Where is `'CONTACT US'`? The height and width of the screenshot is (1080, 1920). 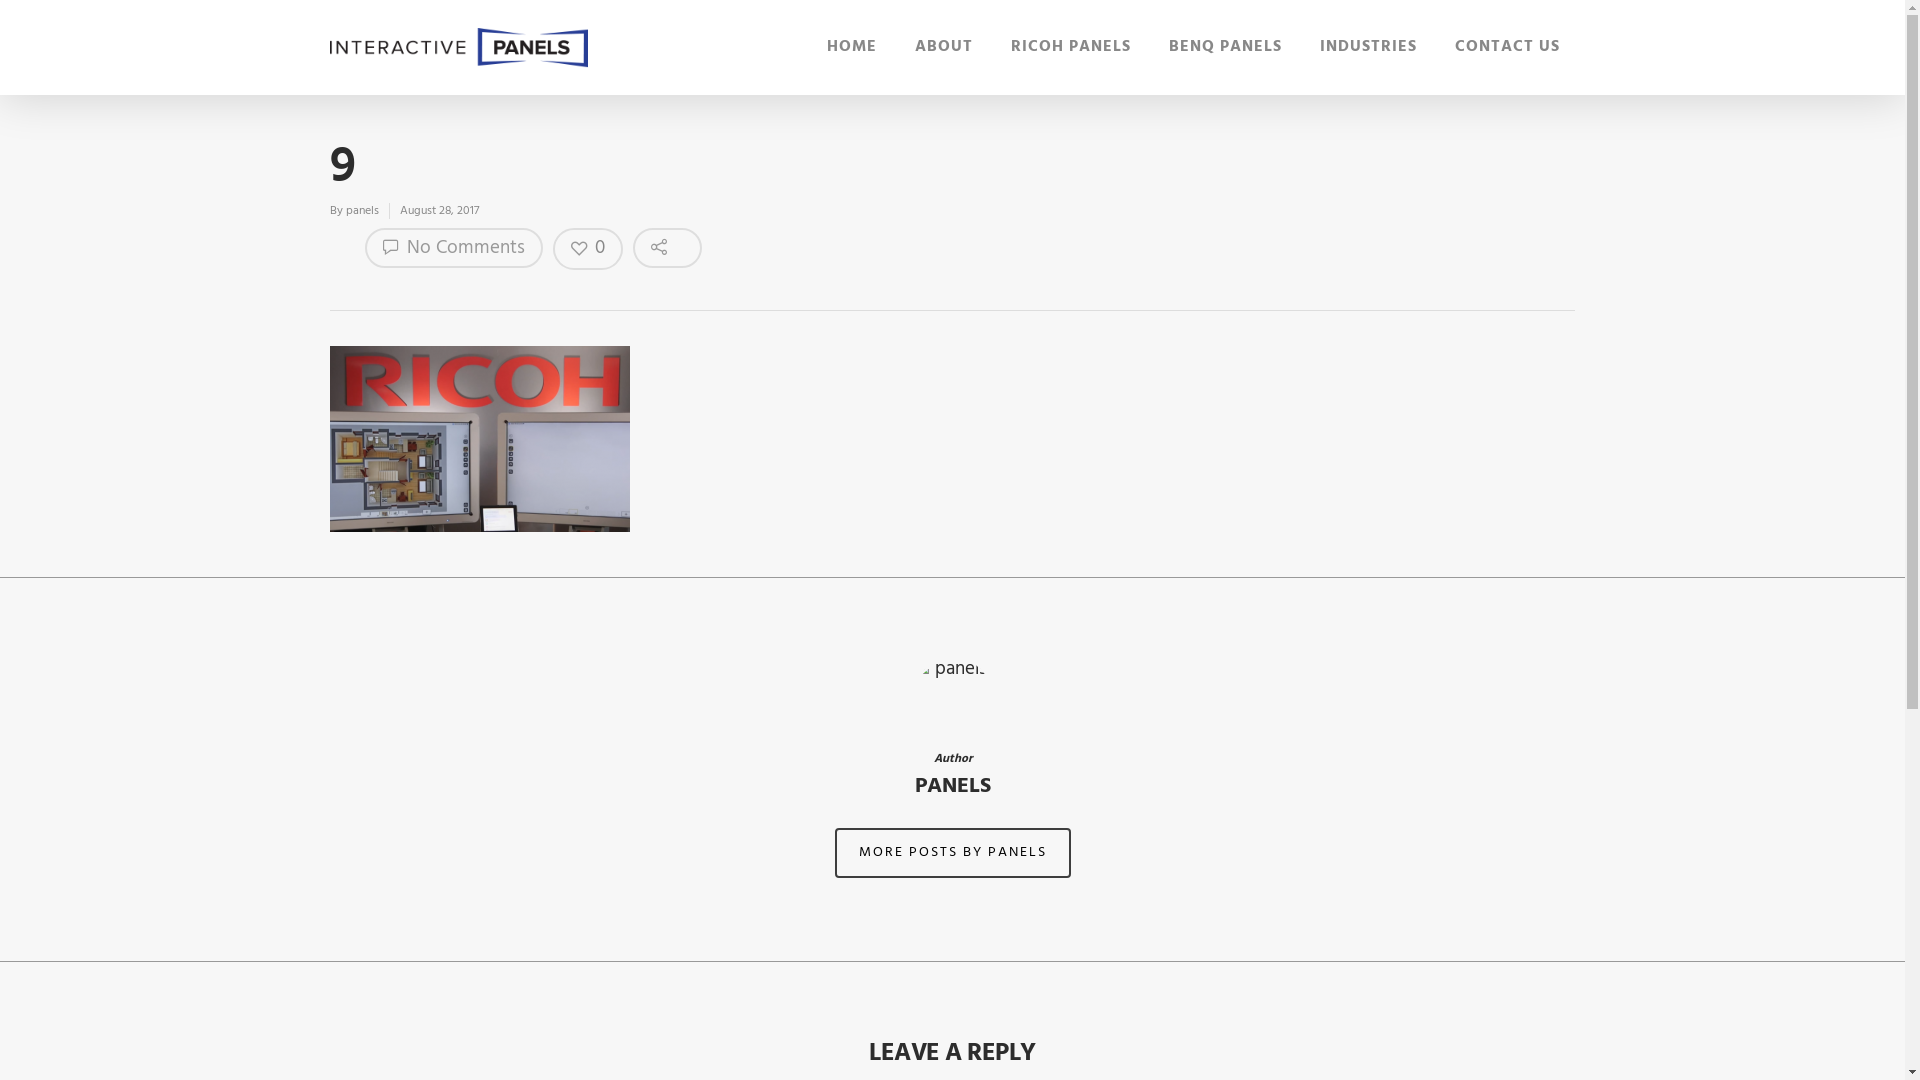 'CONTACT US' is located at coordinates (1454, 50).